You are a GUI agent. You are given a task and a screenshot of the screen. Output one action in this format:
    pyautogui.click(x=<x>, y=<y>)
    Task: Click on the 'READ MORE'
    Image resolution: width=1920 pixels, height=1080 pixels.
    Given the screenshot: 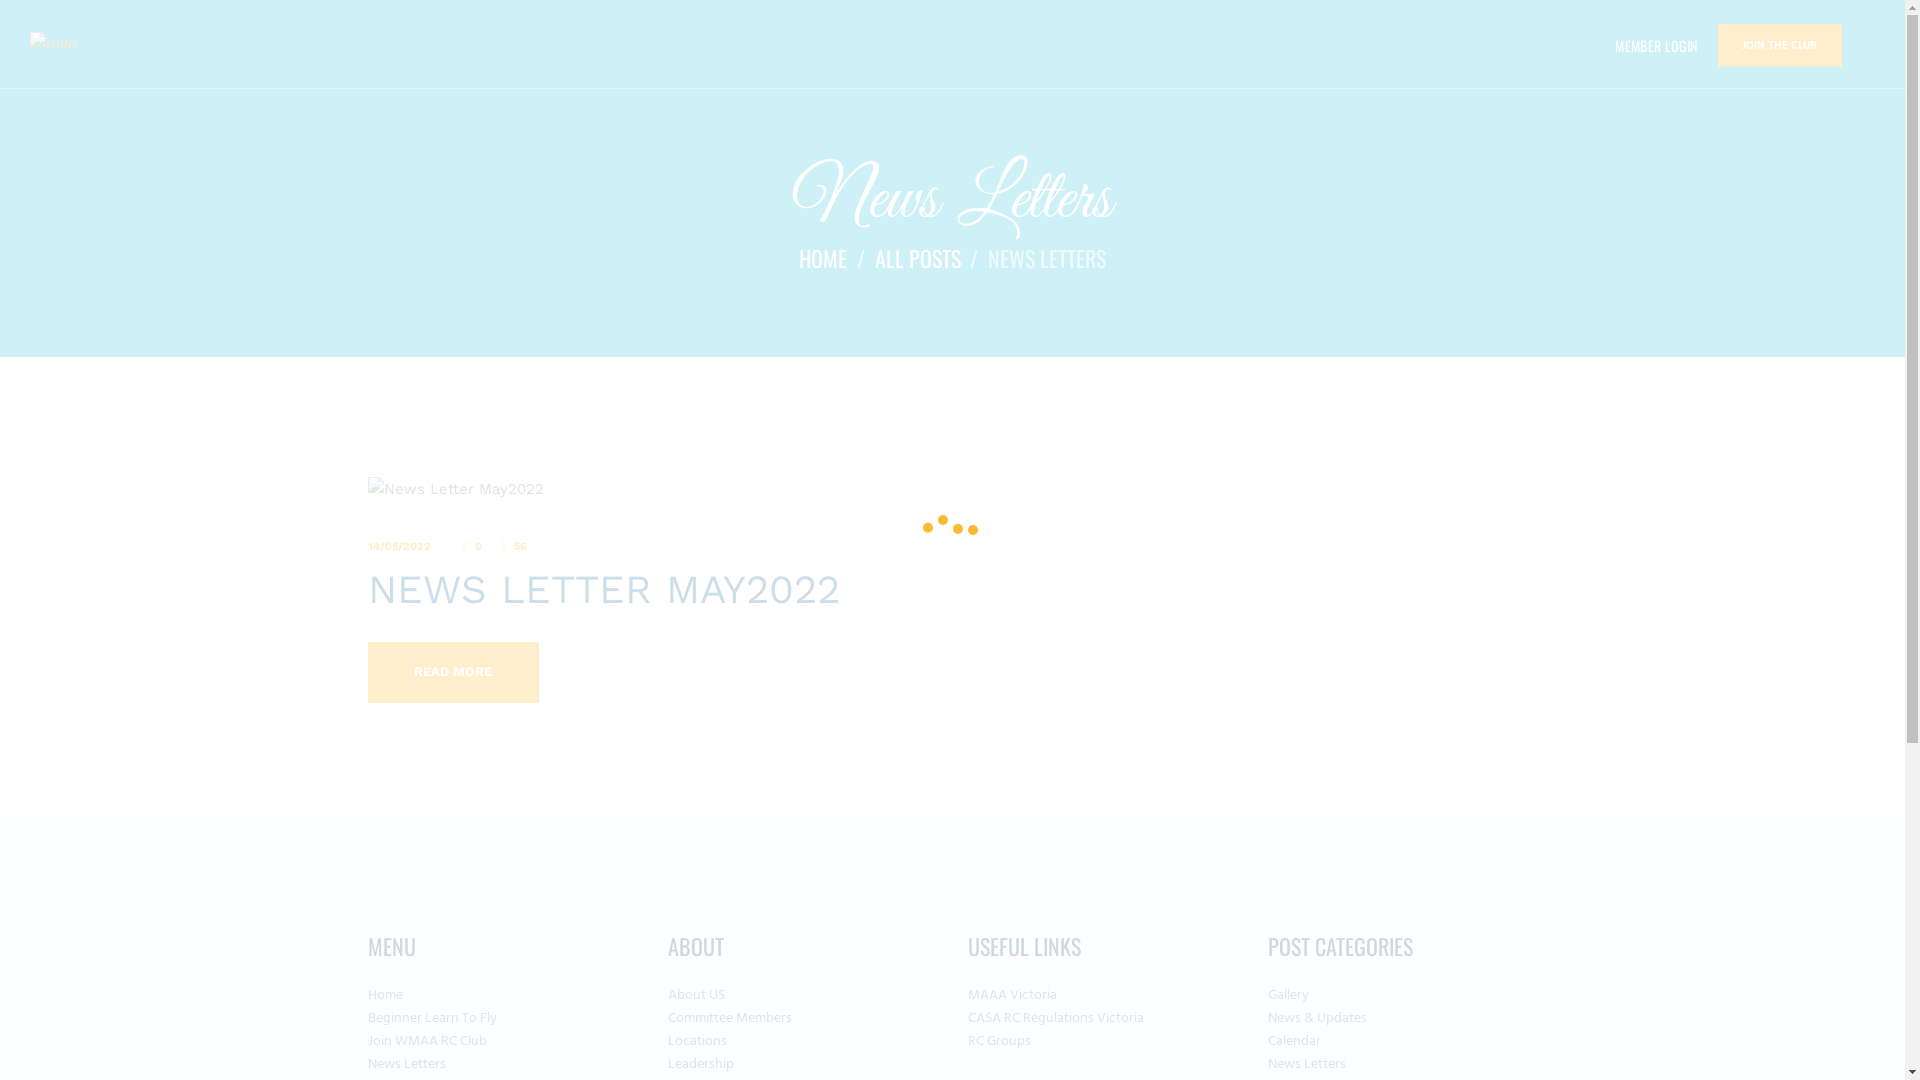 What is the action you would take?
    pyautogui.click(x=452, y=672)
    